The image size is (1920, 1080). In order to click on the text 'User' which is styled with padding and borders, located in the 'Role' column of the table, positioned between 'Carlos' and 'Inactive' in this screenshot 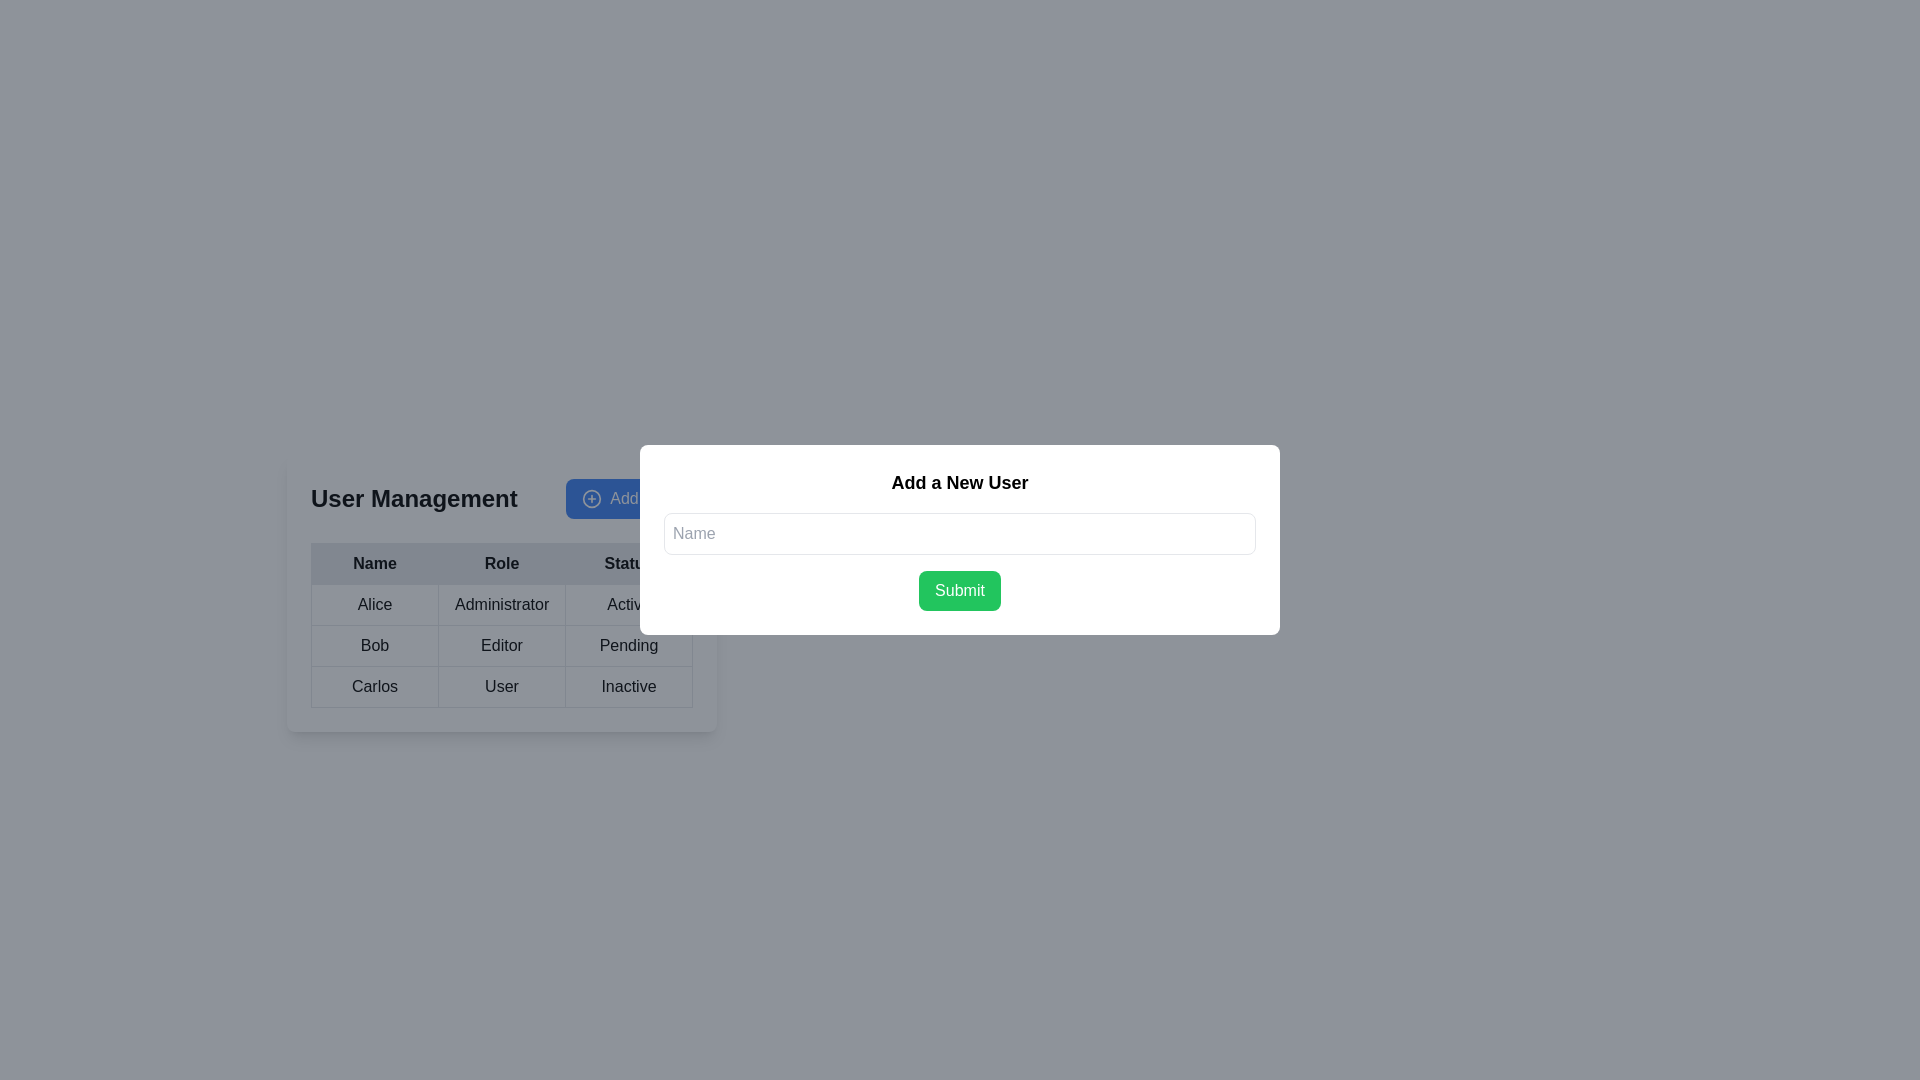, I will do `click(502, 685)`.